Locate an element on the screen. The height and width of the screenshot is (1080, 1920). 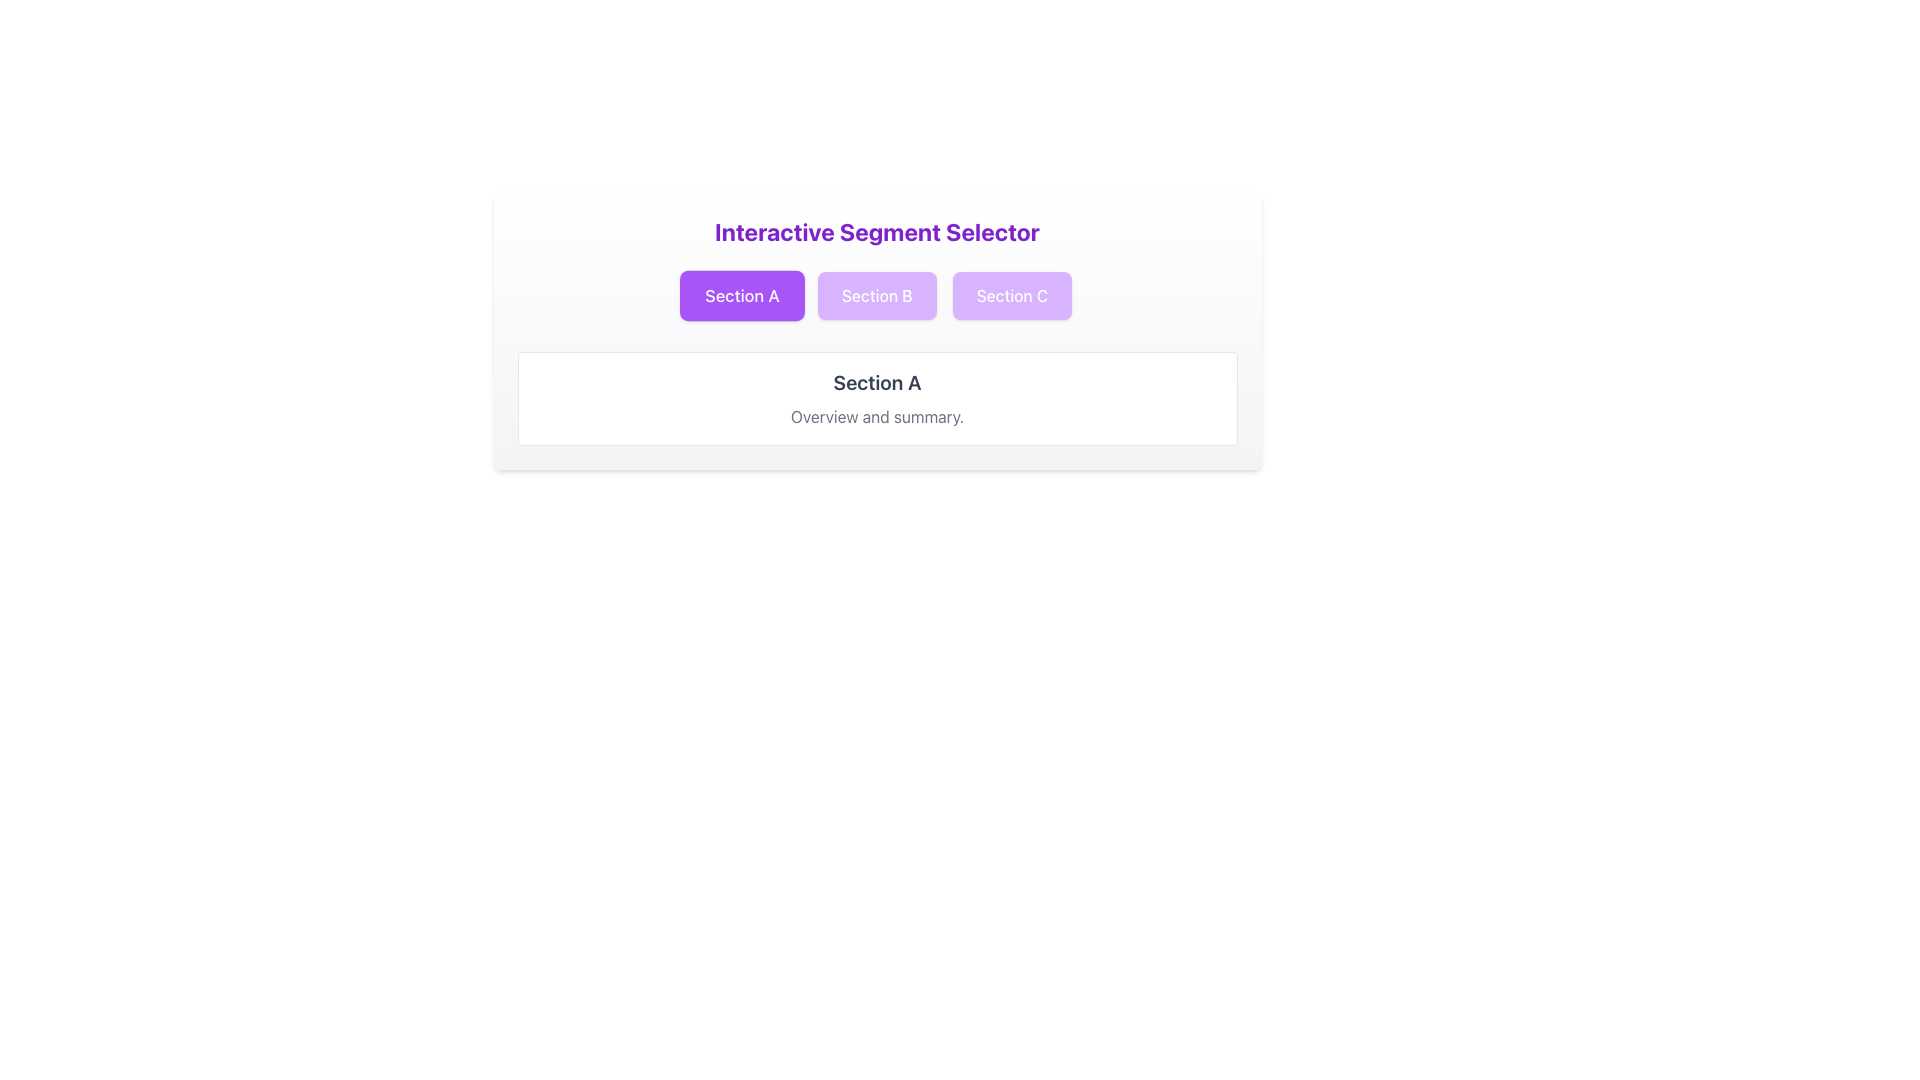
the static informational text located within a white box with a gray border and rounded corners, positioned directly below the 'Section A' title is located at coordinates (877, 415).